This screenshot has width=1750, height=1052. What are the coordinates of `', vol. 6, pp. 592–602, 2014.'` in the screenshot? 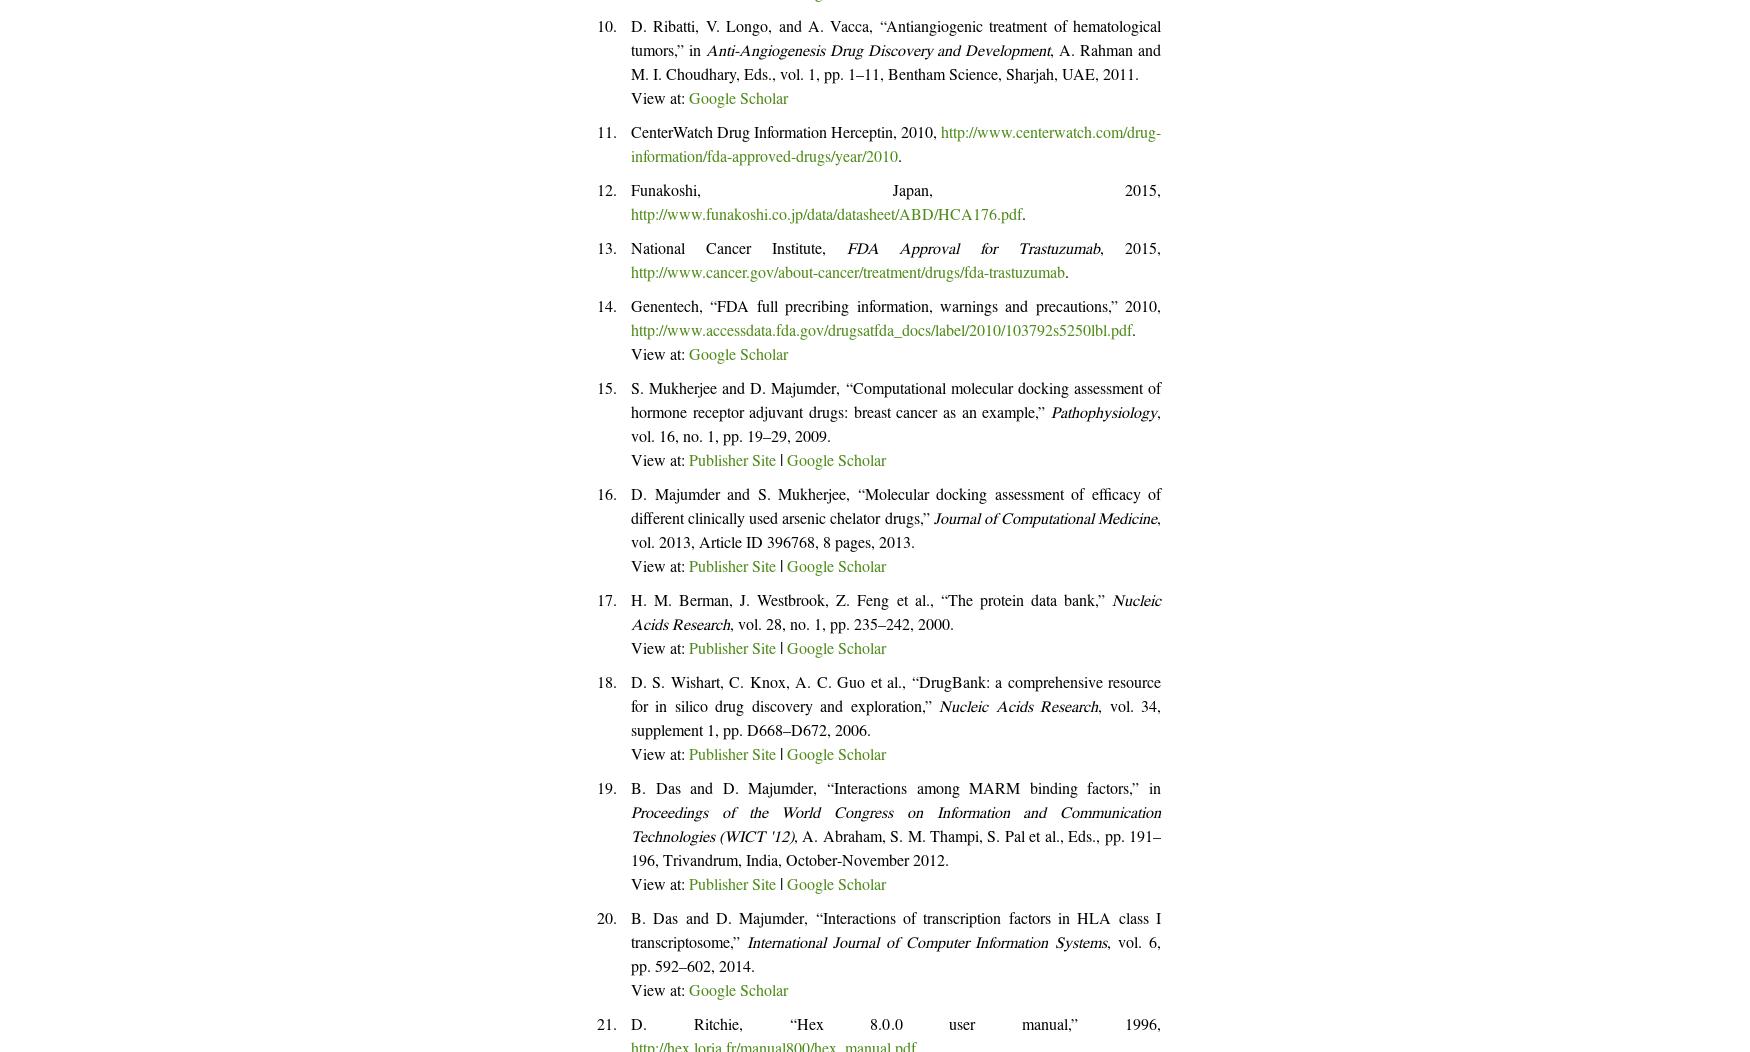 It's located at (895, 956).